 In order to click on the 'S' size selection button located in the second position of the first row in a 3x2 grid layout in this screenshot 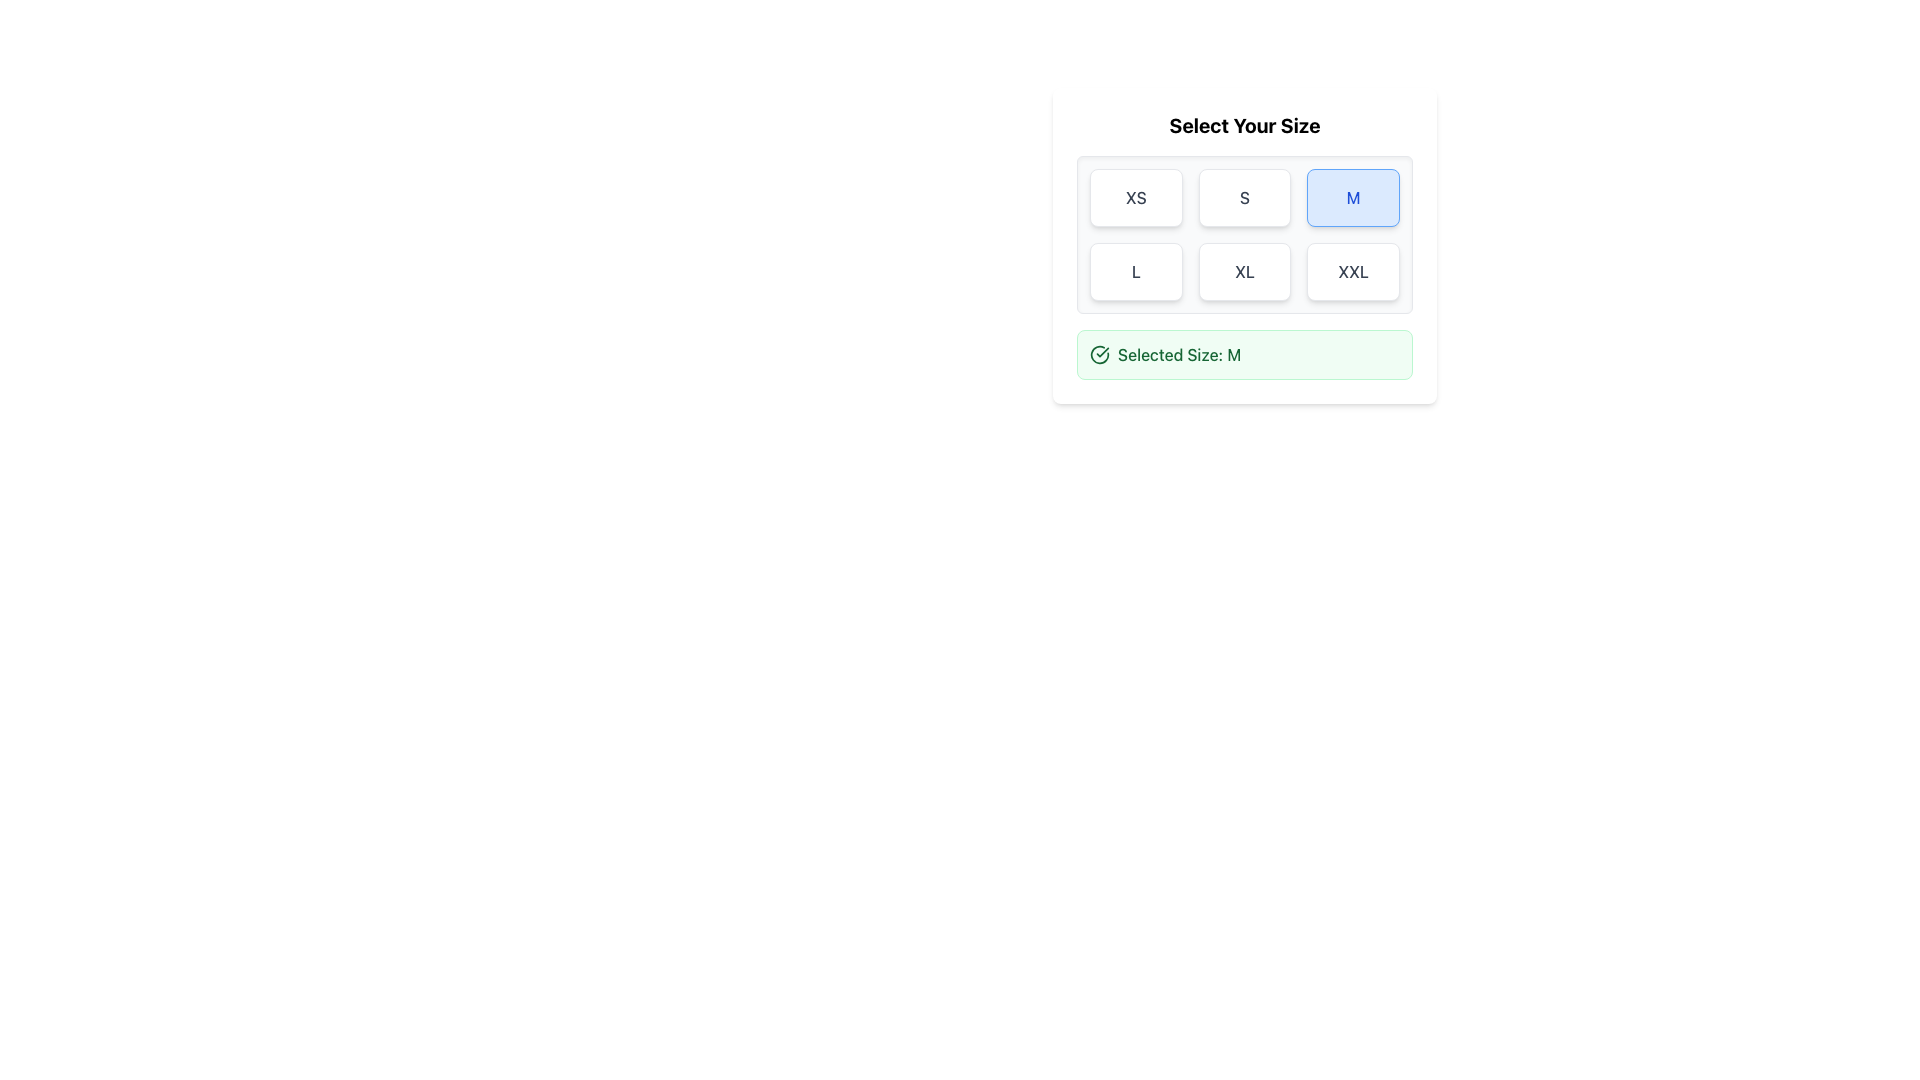, I will do `click(1243, 197)`.